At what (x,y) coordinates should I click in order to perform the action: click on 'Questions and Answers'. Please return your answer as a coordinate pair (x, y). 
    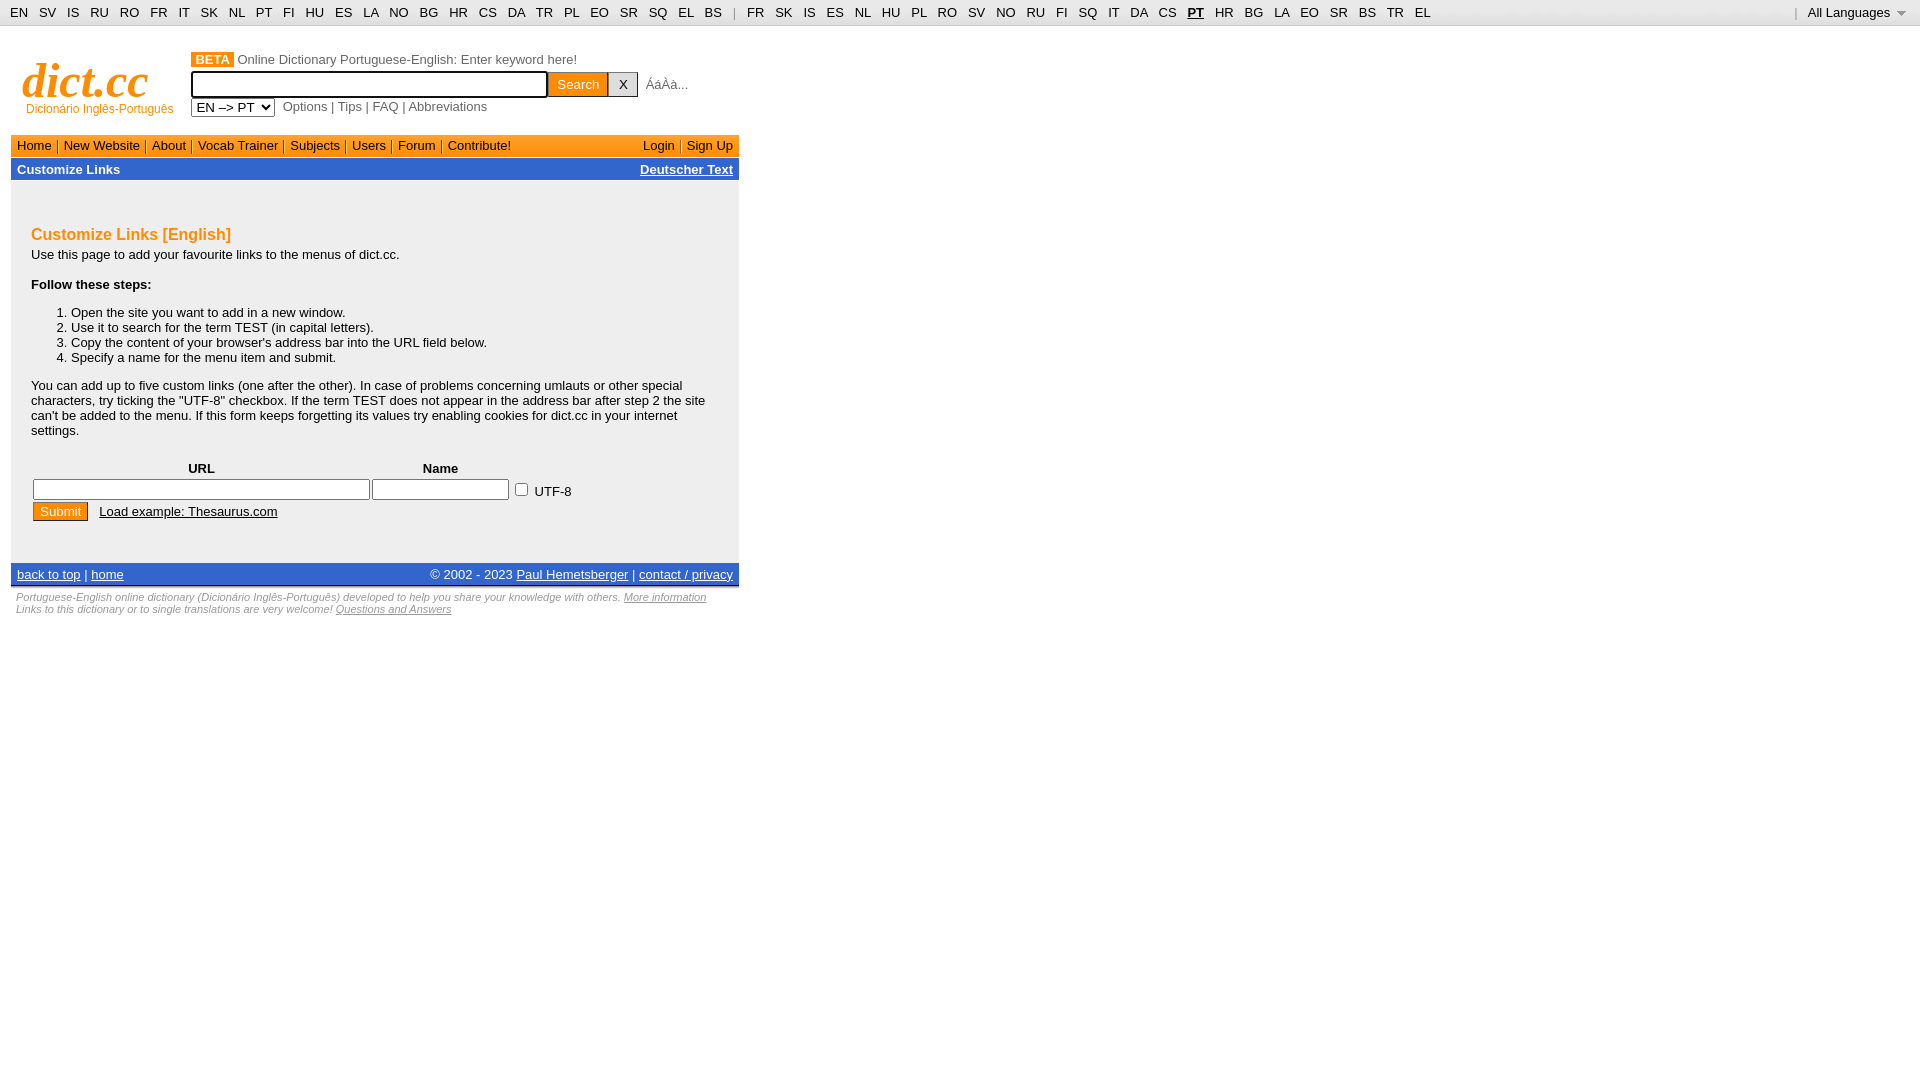
    Looking at the image, I should click on (393, 608).